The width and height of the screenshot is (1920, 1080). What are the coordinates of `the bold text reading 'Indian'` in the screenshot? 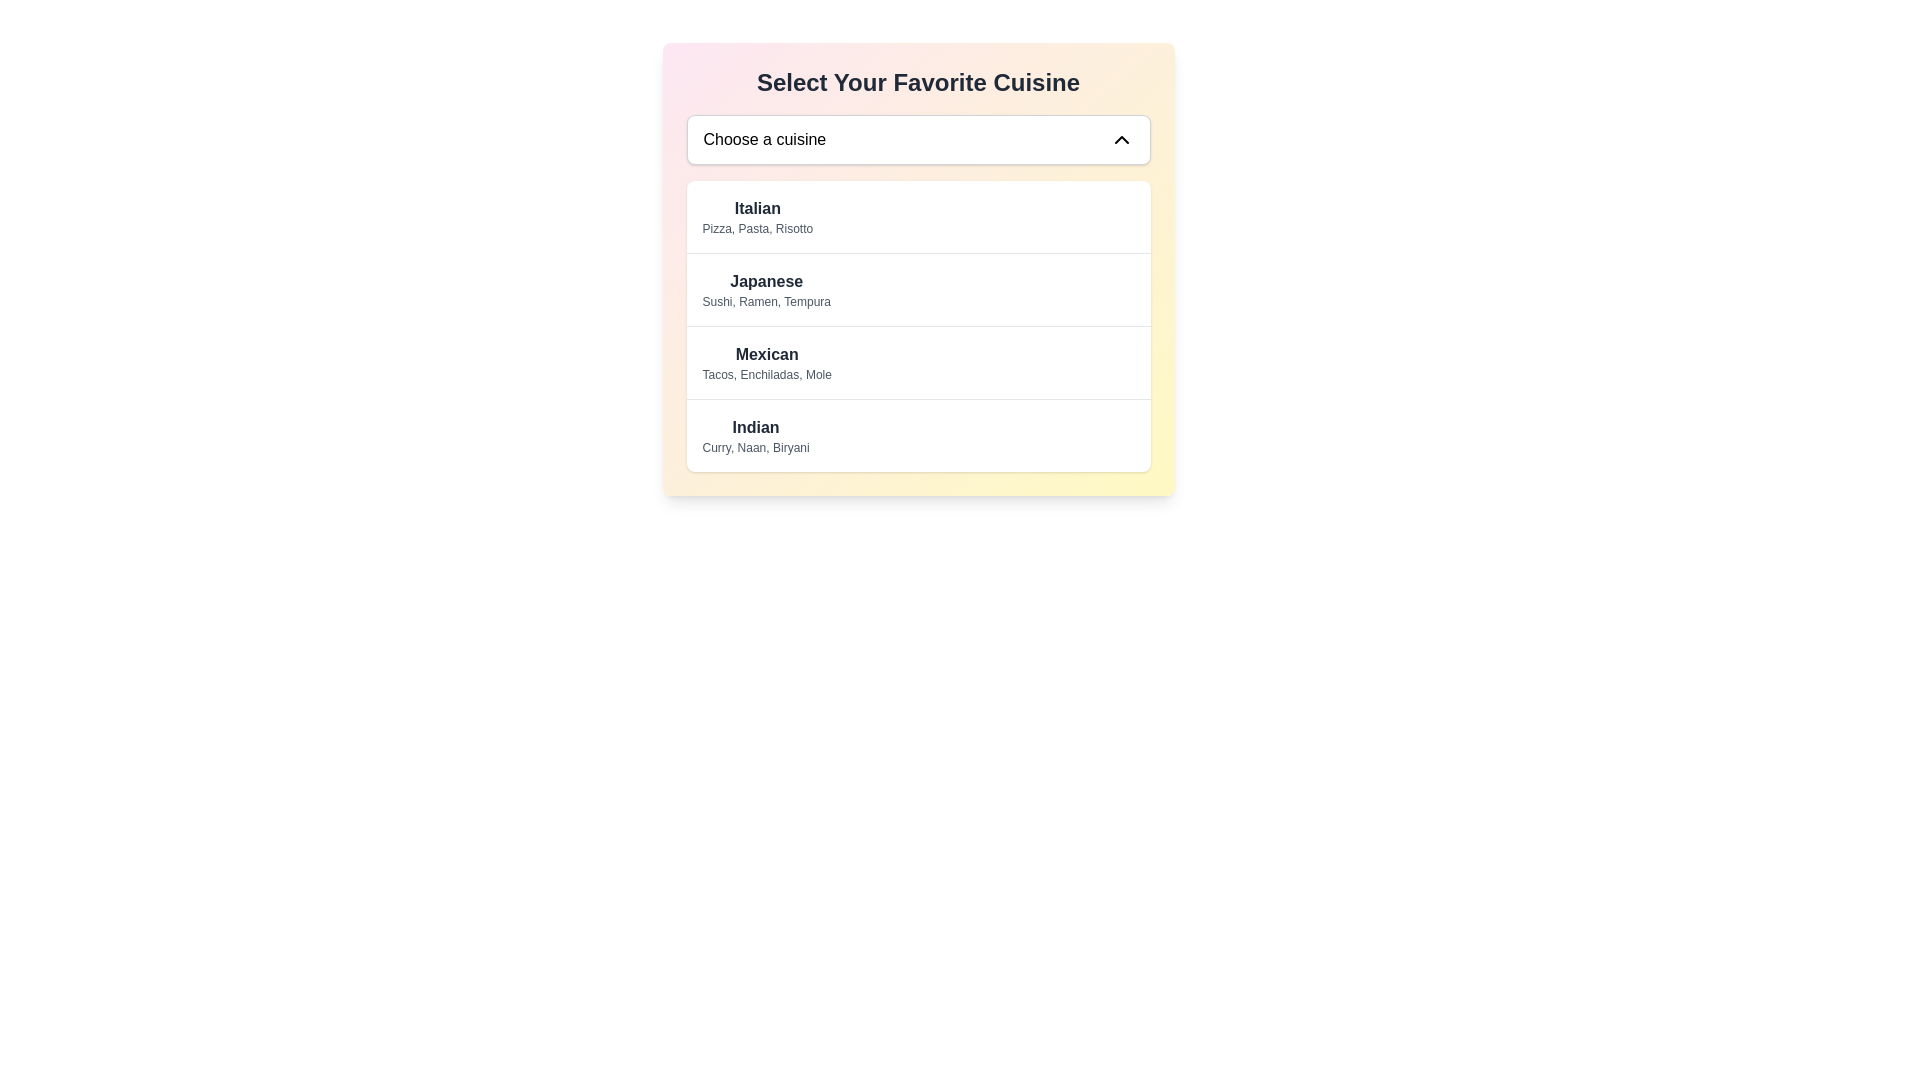 It's located at (755, 427).